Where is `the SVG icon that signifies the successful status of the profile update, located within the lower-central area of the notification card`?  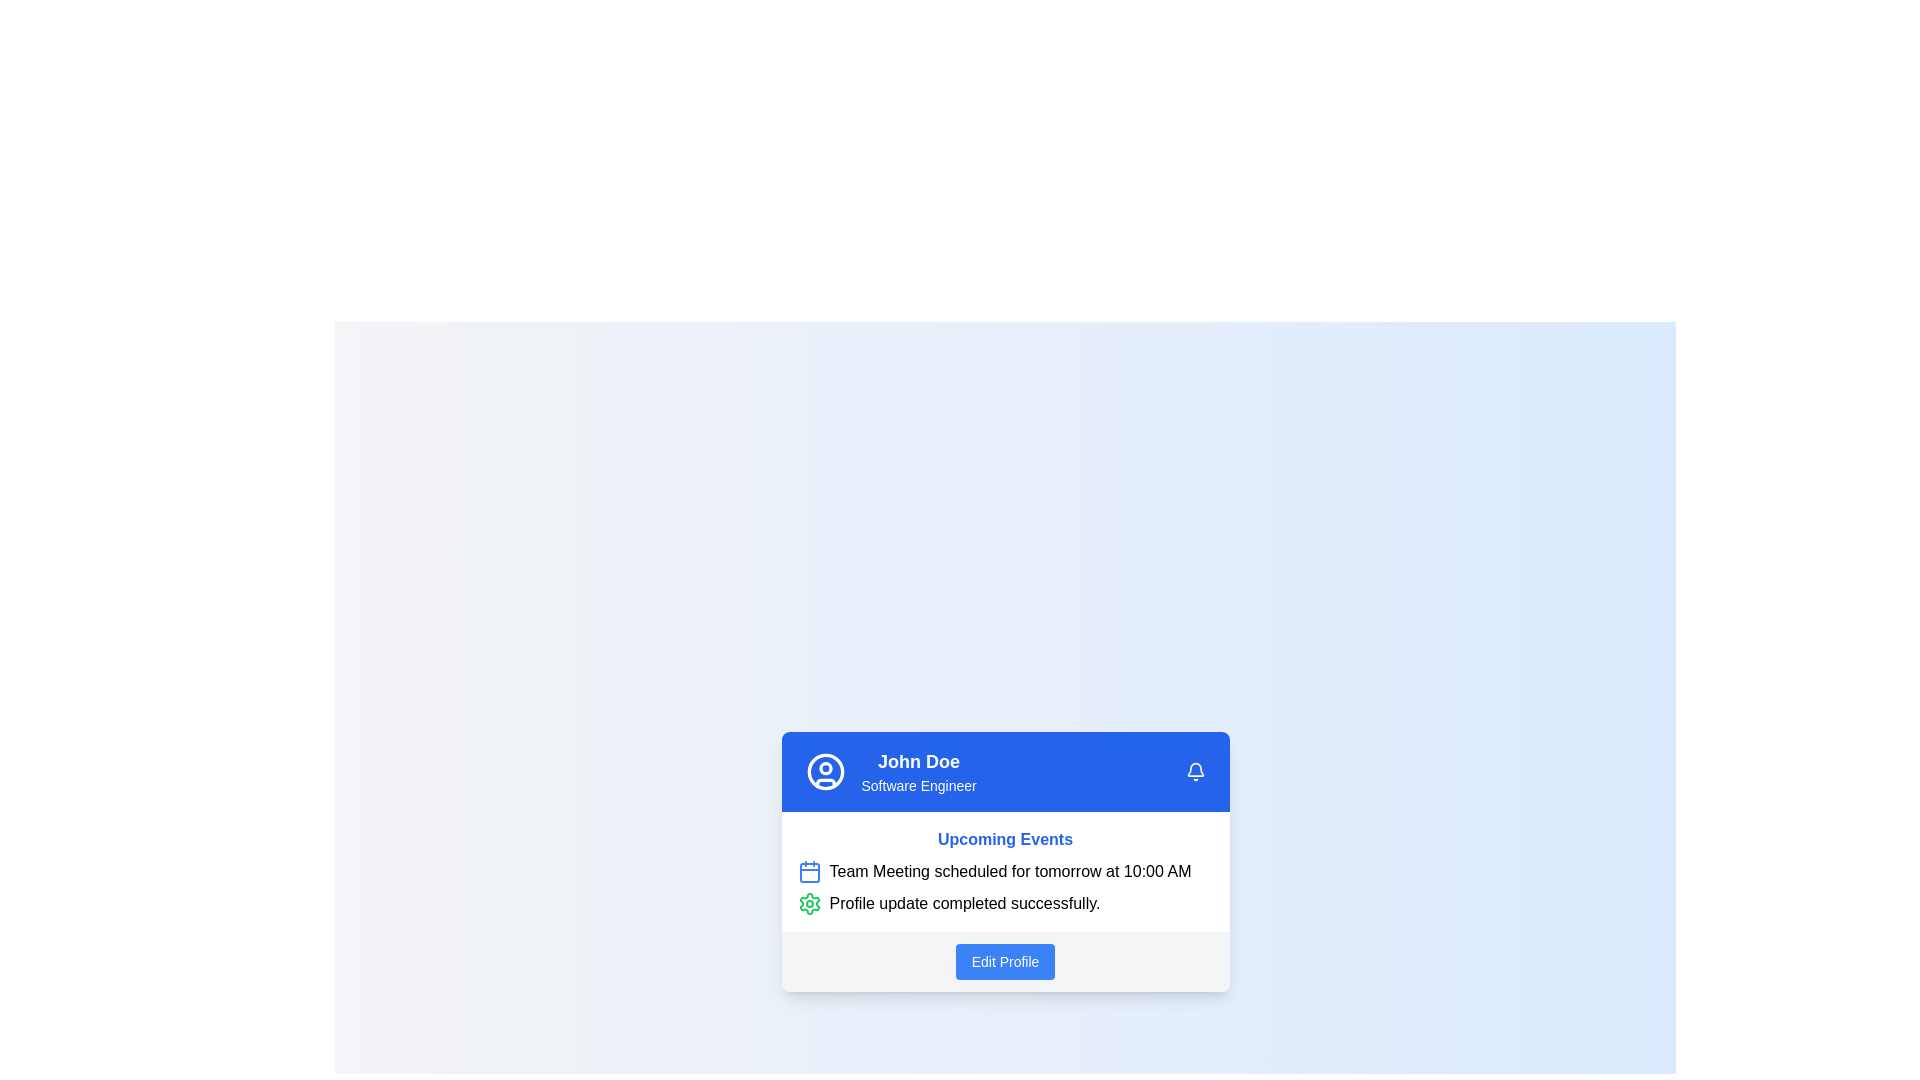 the SVG icon that signifies the successful status of the profile update, located within the lower-central area of the notification card is located at coordinates (809, 903).